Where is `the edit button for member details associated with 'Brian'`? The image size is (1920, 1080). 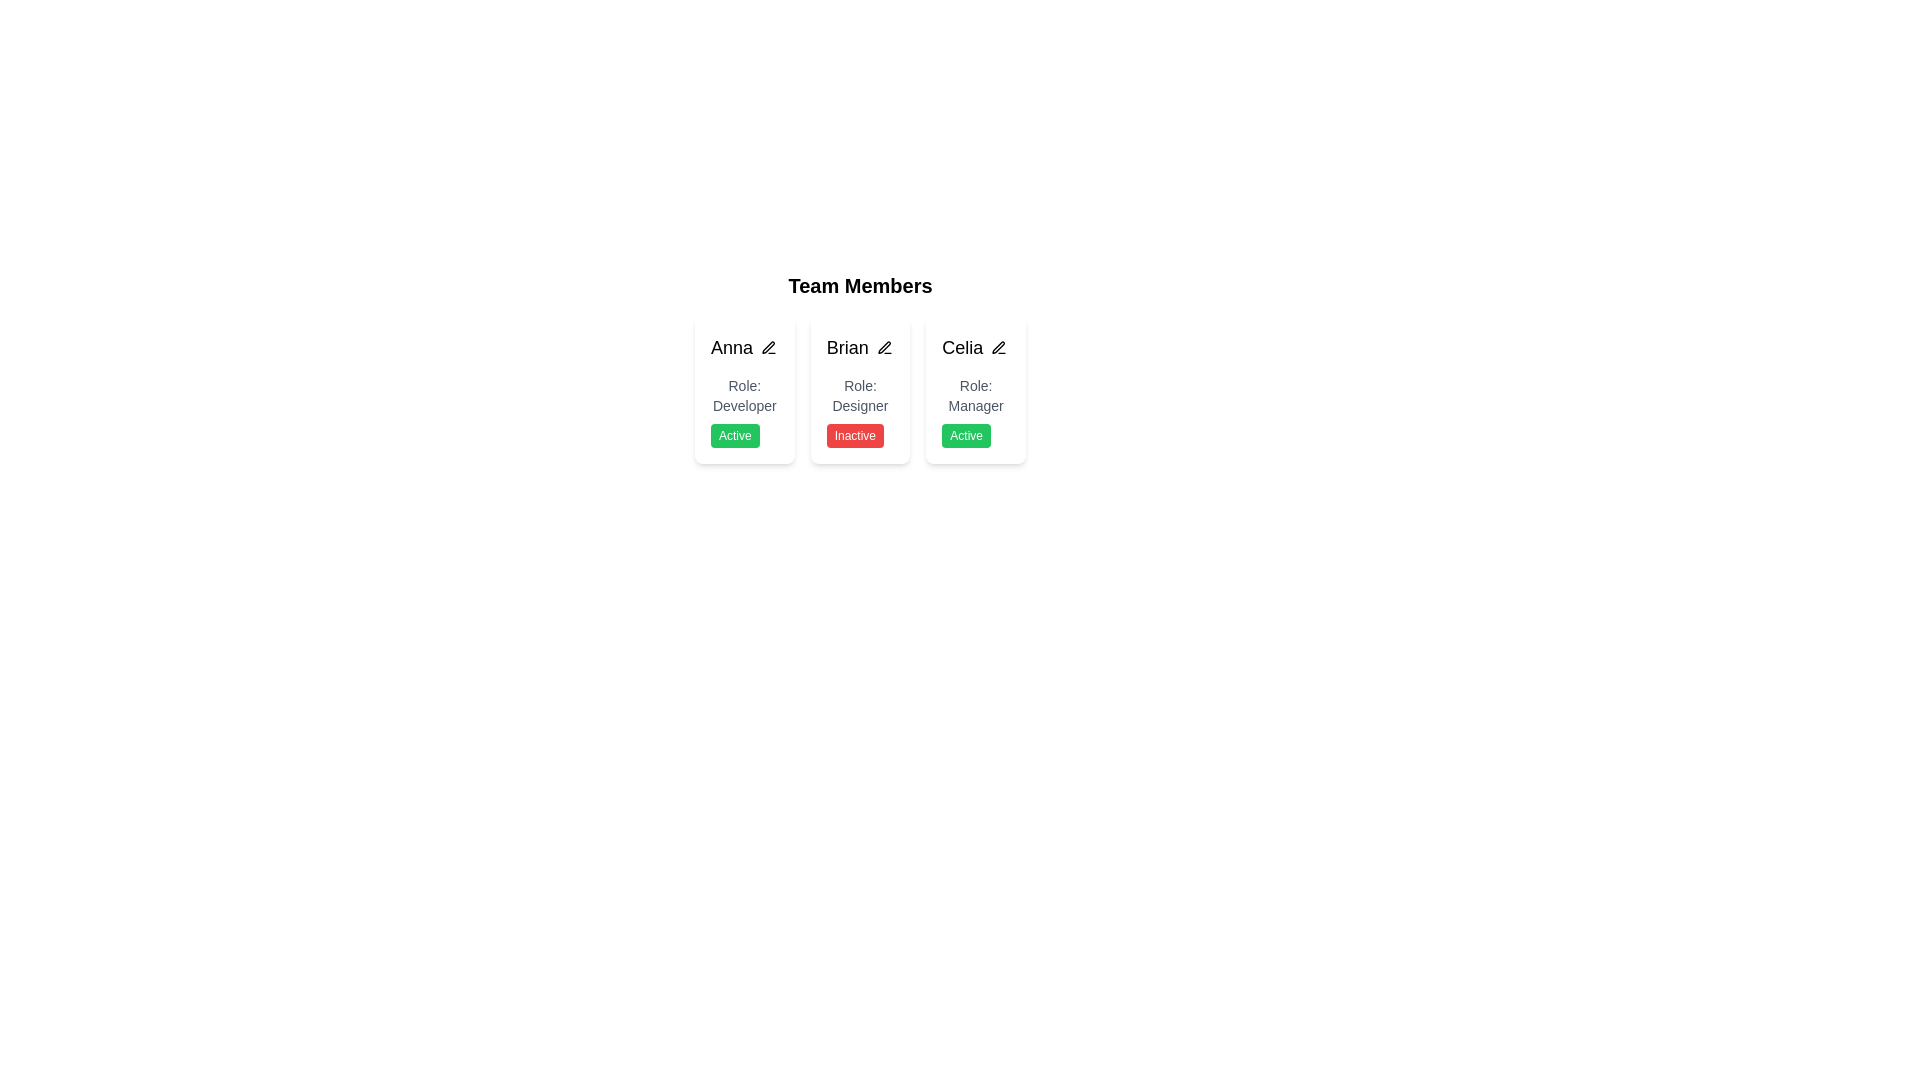 the edit button for member details associated with 'Brian' is located at coordinates (883, 346).